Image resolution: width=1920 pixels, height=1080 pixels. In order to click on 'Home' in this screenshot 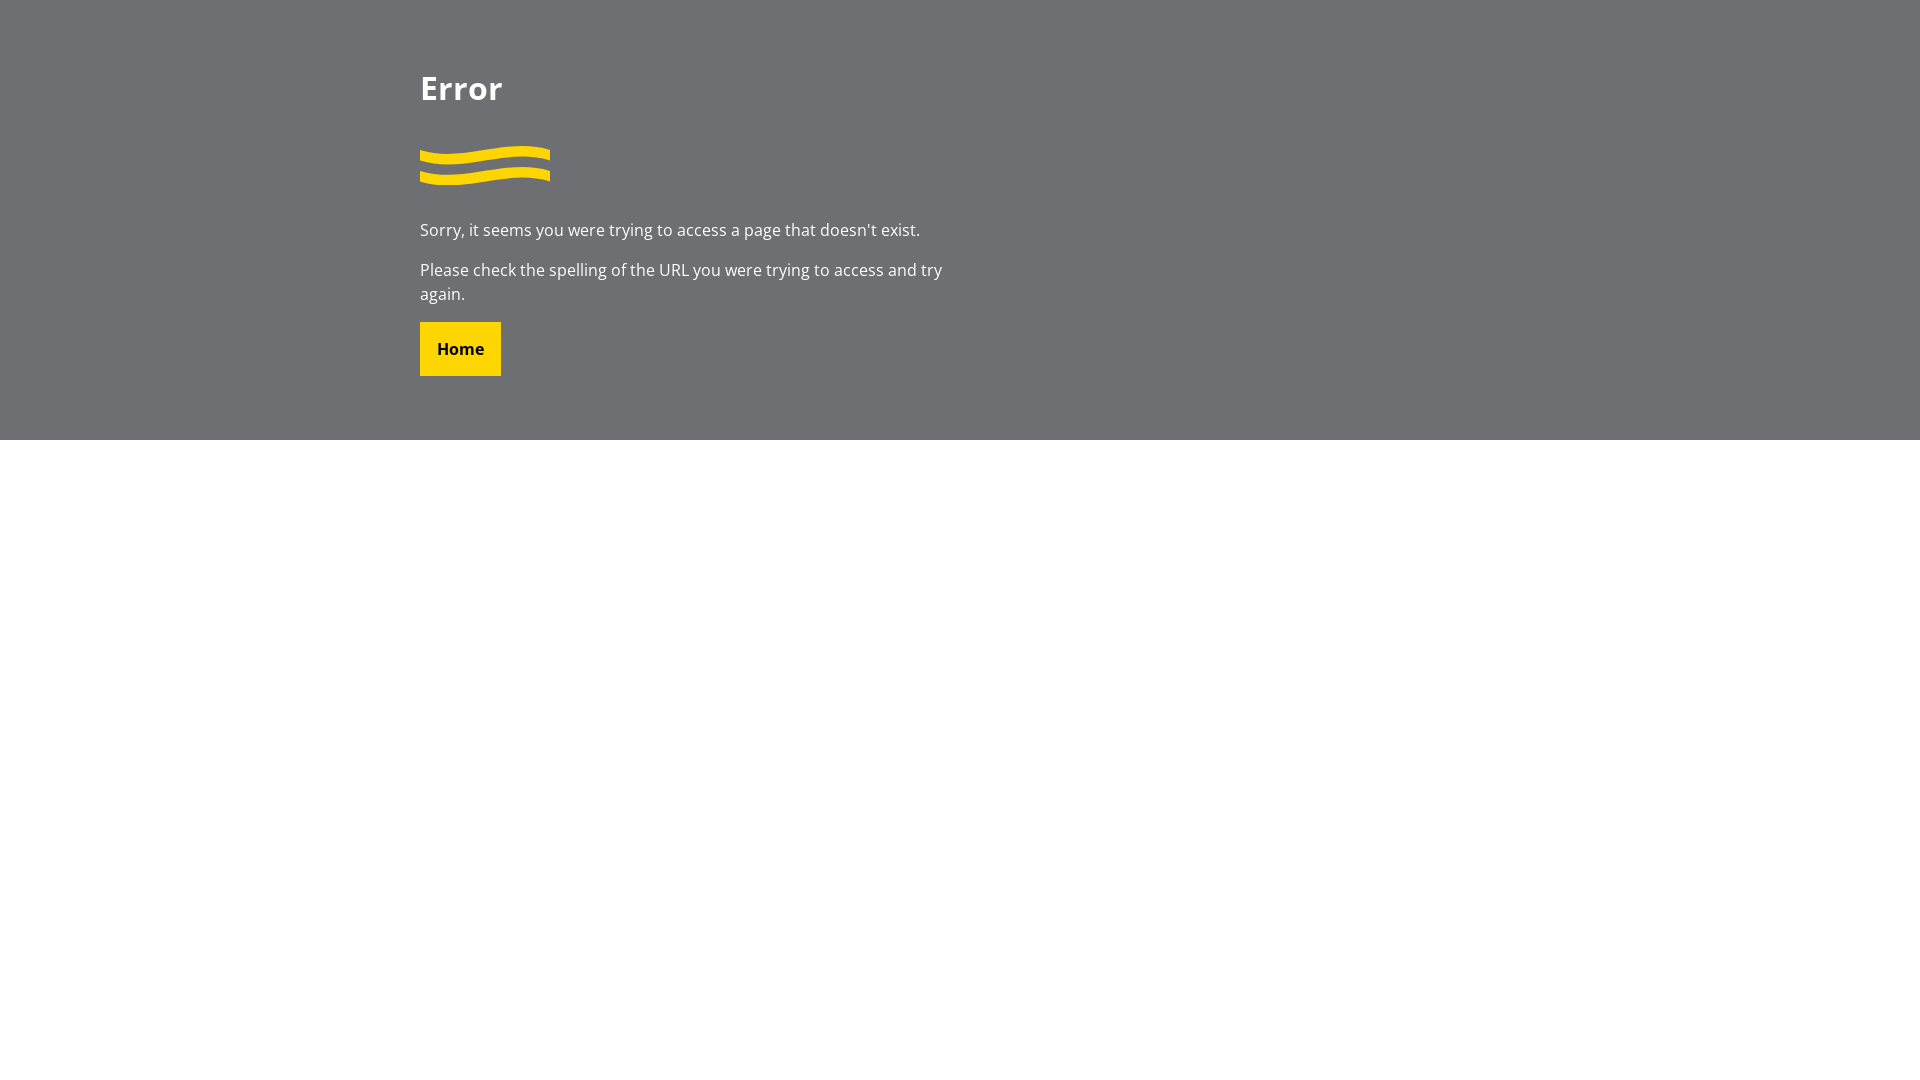, I will do `click(459, 347)`.